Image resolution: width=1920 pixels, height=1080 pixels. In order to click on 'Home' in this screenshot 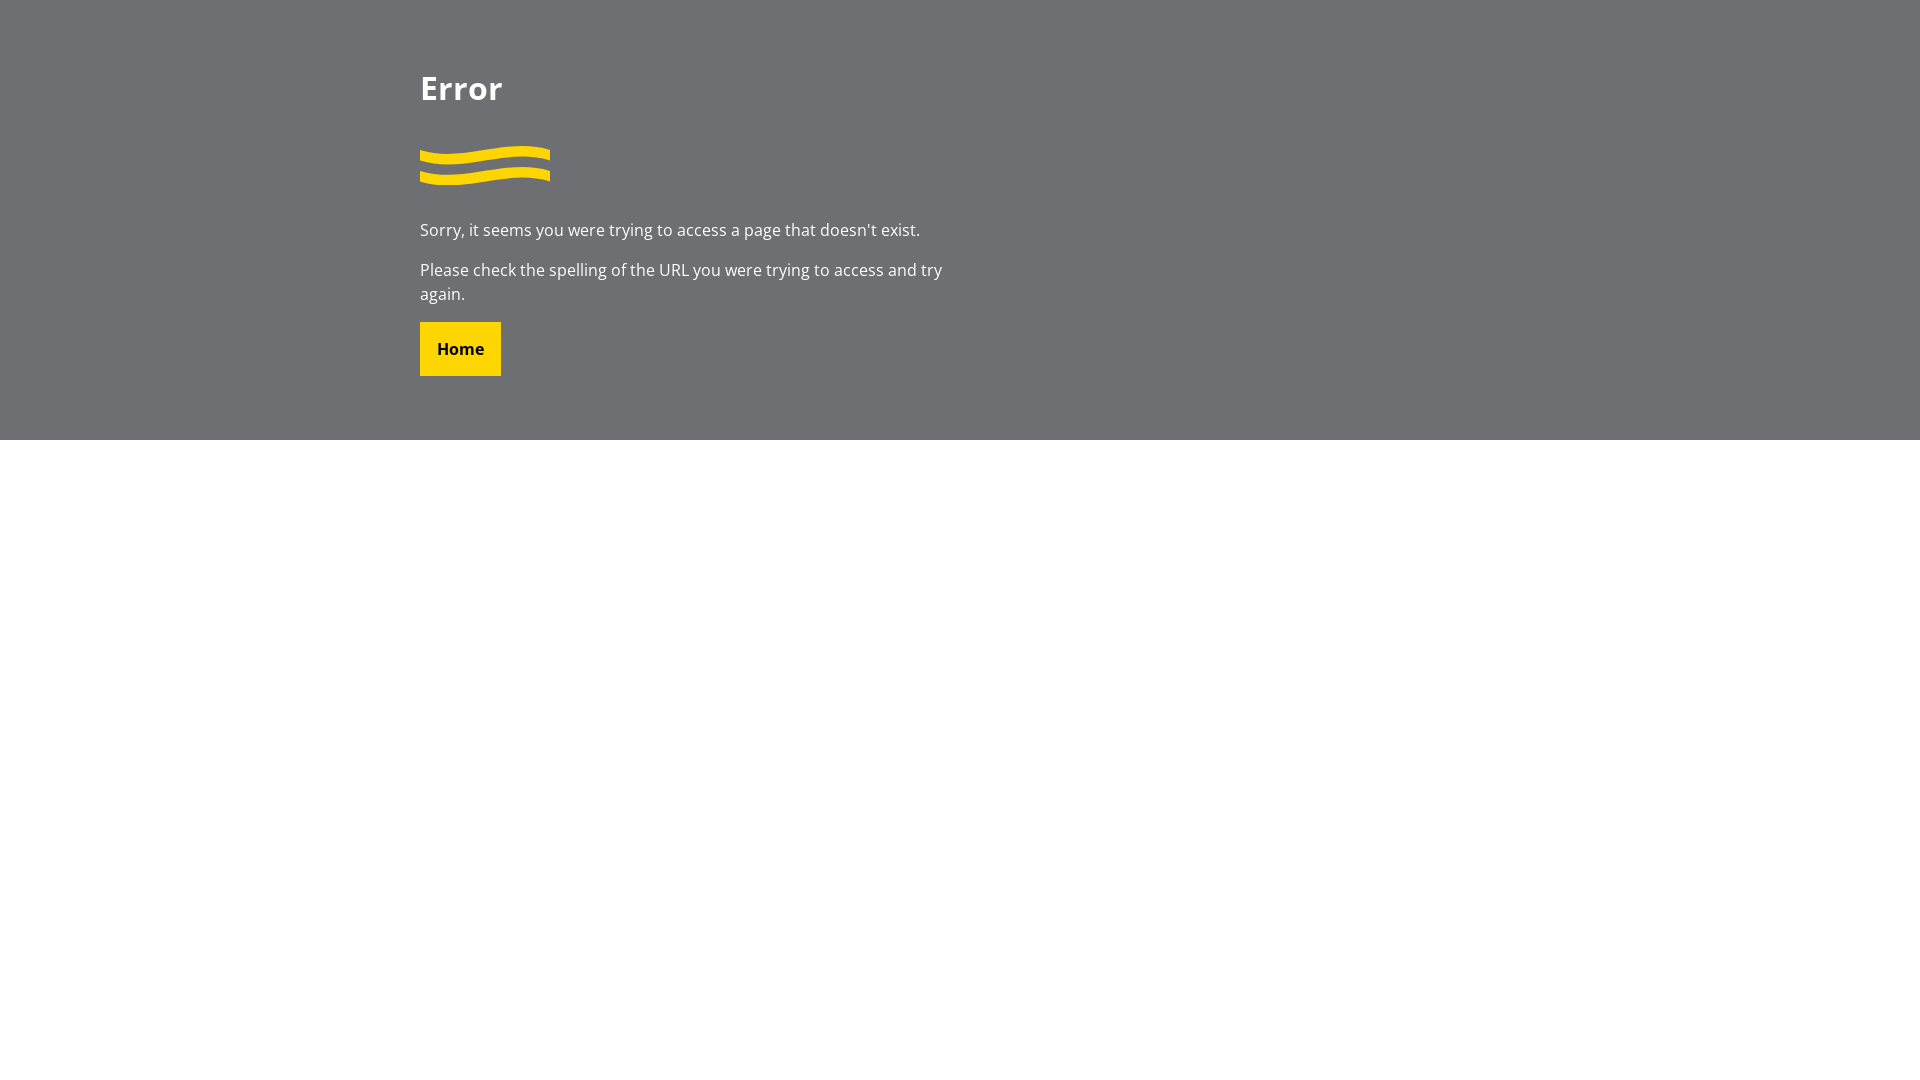, I will do `click(459, 347)`.